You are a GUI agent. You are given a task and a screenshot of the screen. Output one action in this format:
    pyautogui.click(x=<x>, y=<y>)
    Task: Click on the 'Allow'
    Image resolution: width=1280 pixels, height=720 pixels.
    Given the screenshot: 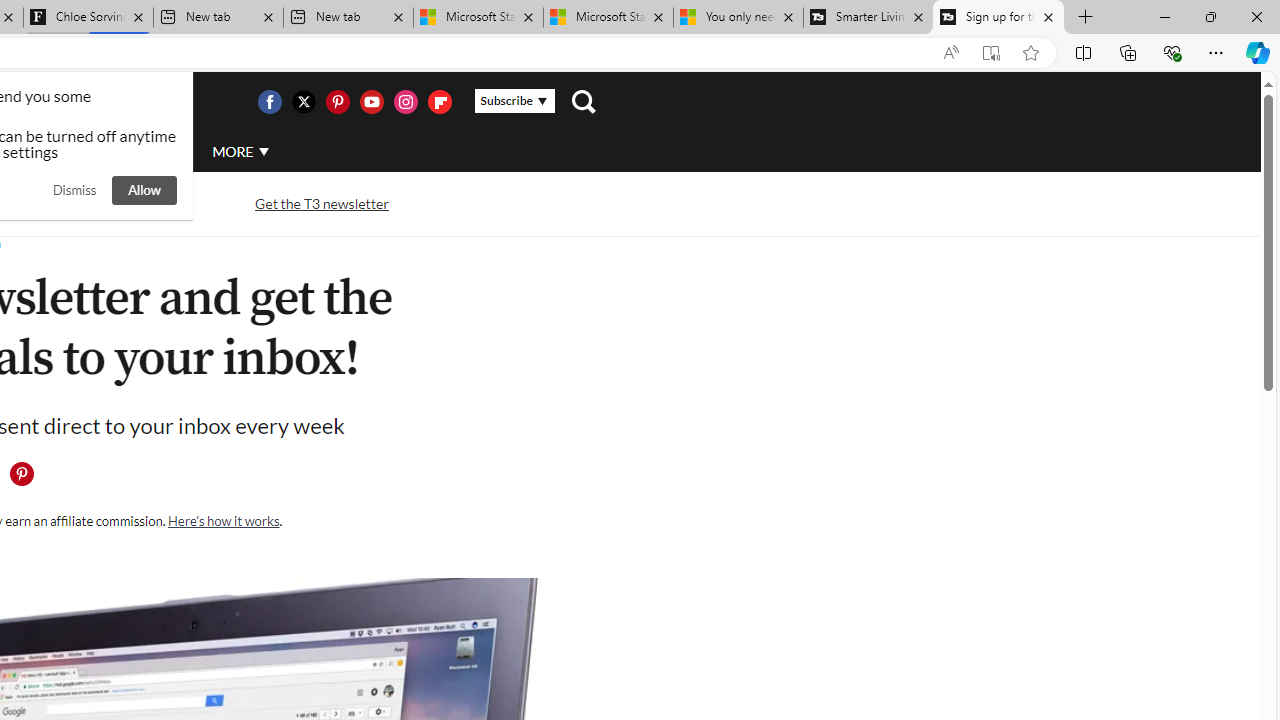 What is the action you would take?
    pyautogui.click(x=143, y=190)
    